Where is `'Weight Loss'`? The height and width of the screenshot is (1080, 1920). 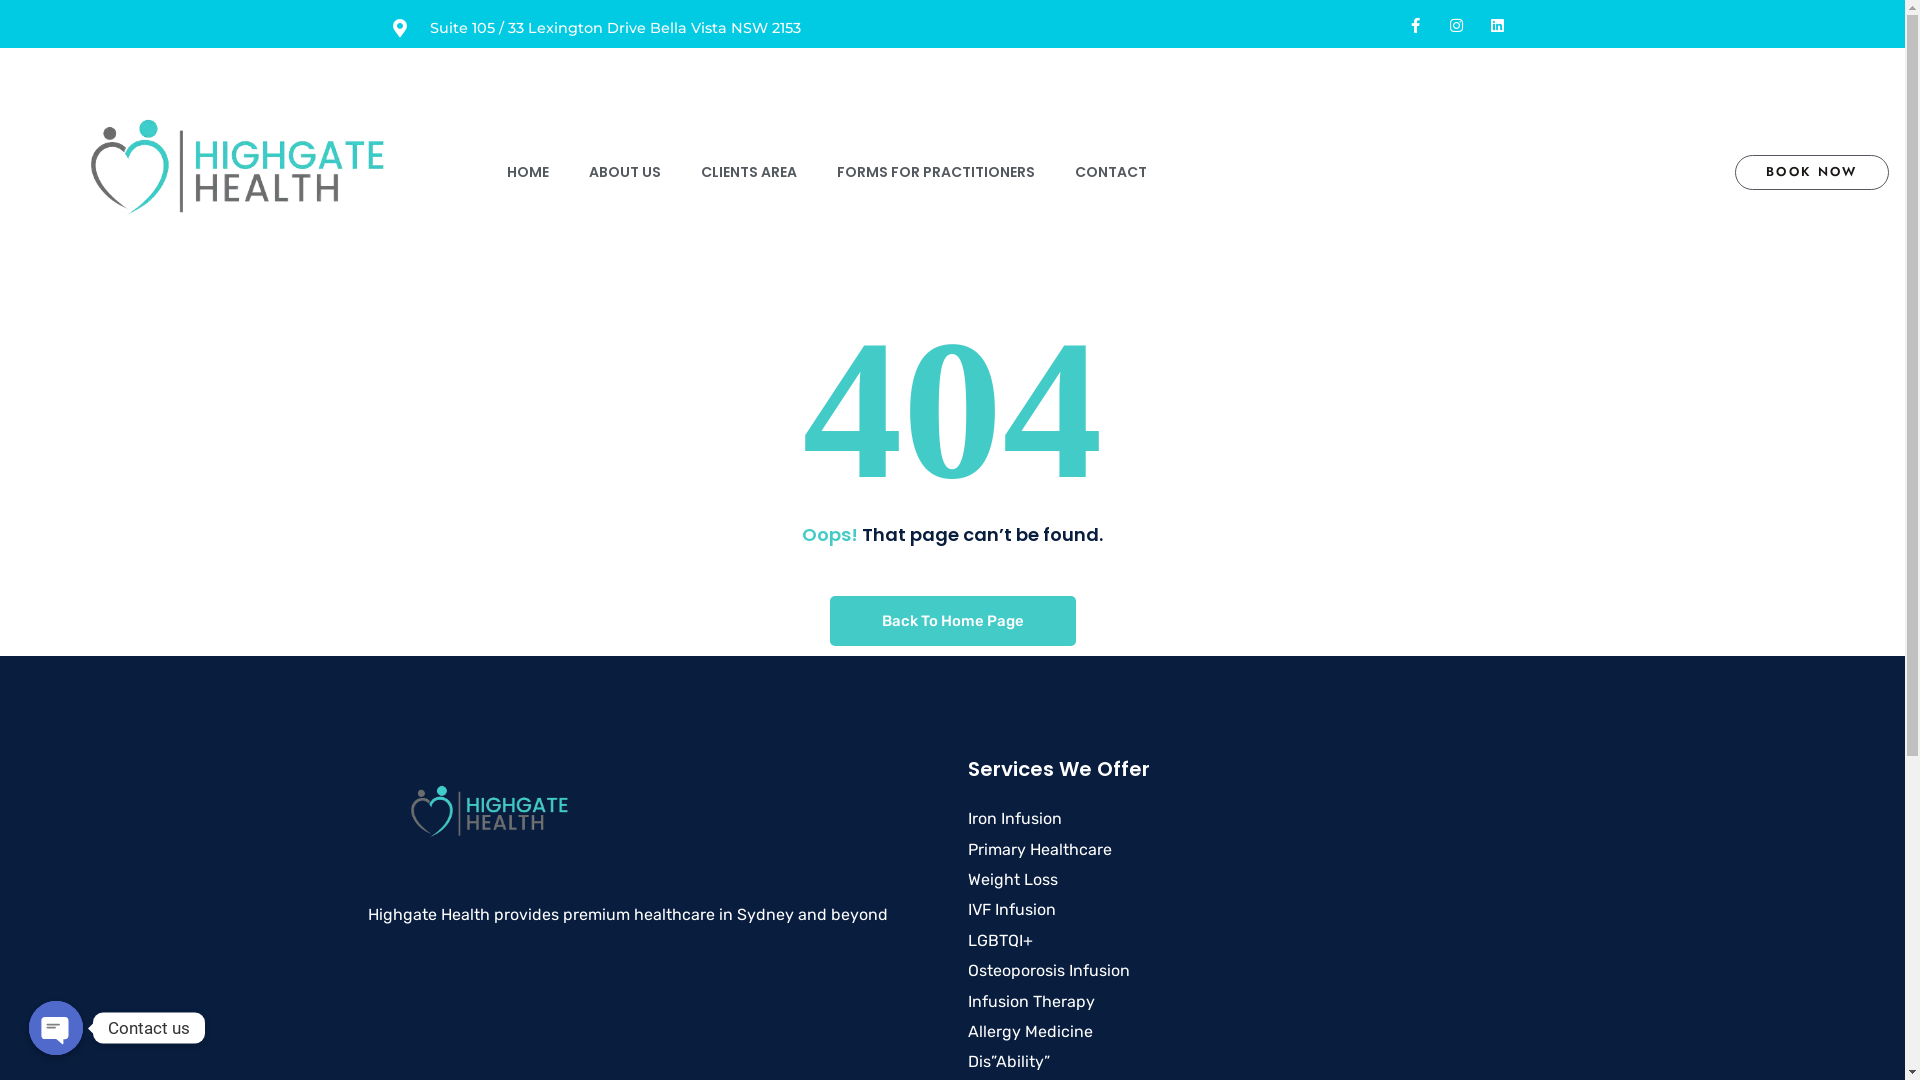
'Weight Loss' is located at coordinates (1012, 878).